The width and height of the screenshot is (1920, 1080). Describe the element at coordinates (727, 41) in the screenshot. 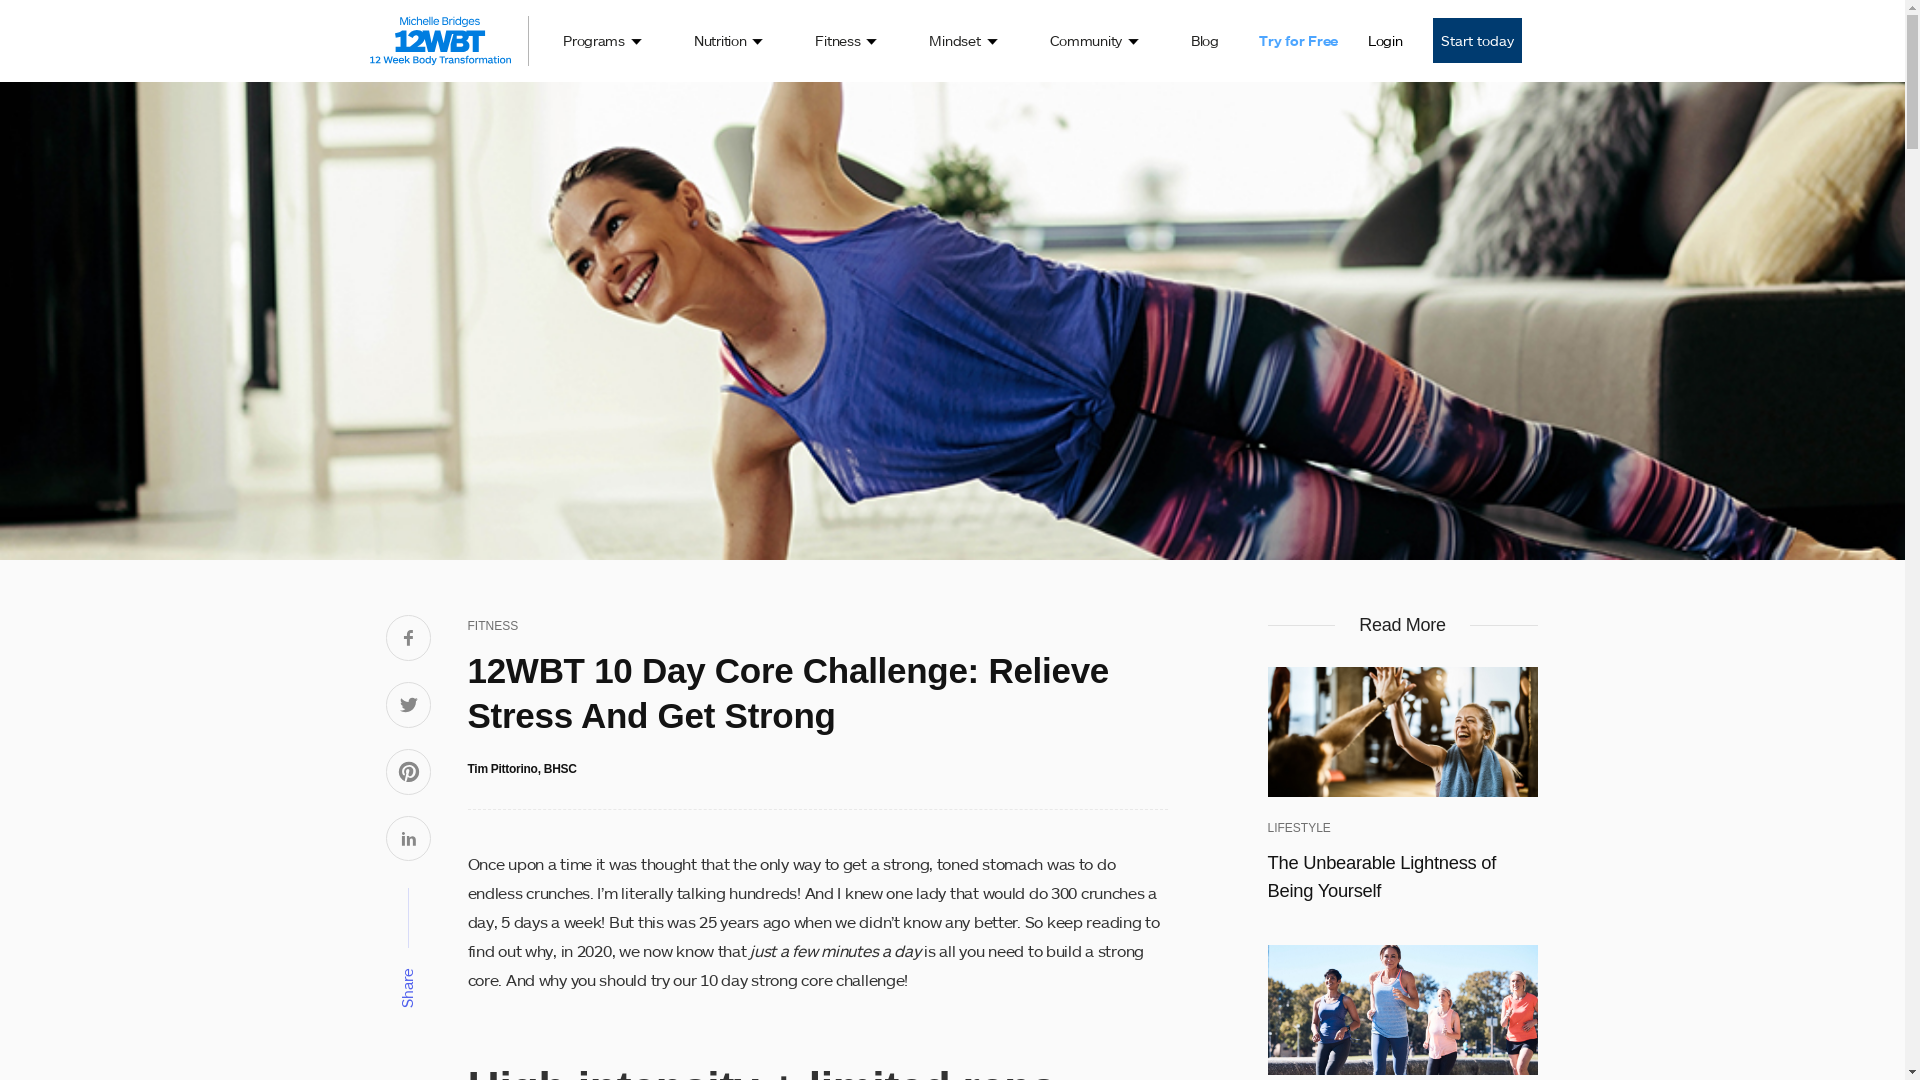

I see `'Nutrition'` at that location.